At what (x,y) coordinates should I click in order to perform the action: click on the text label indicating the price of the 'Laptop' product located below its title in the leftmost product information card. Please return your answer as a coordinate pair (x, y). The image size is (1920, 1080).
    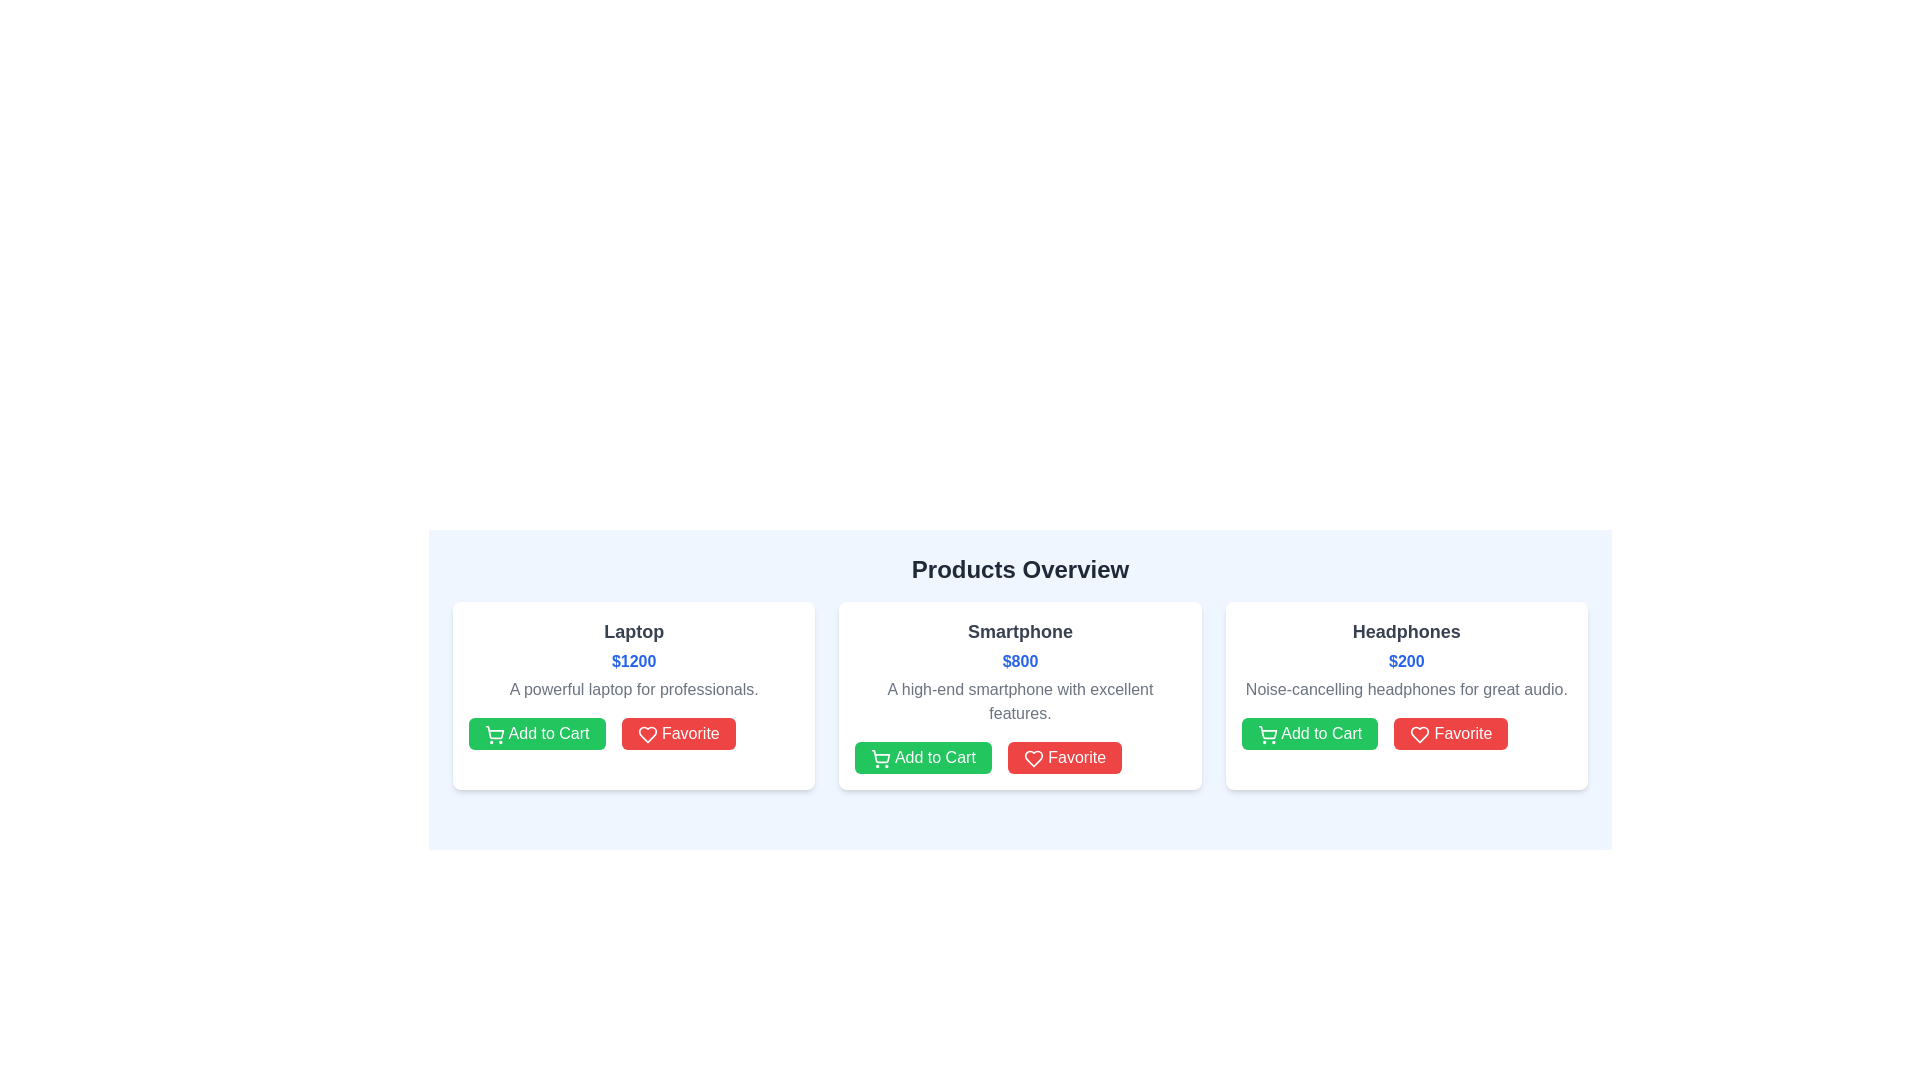
    Looking at the image, I should click on (633, 662).